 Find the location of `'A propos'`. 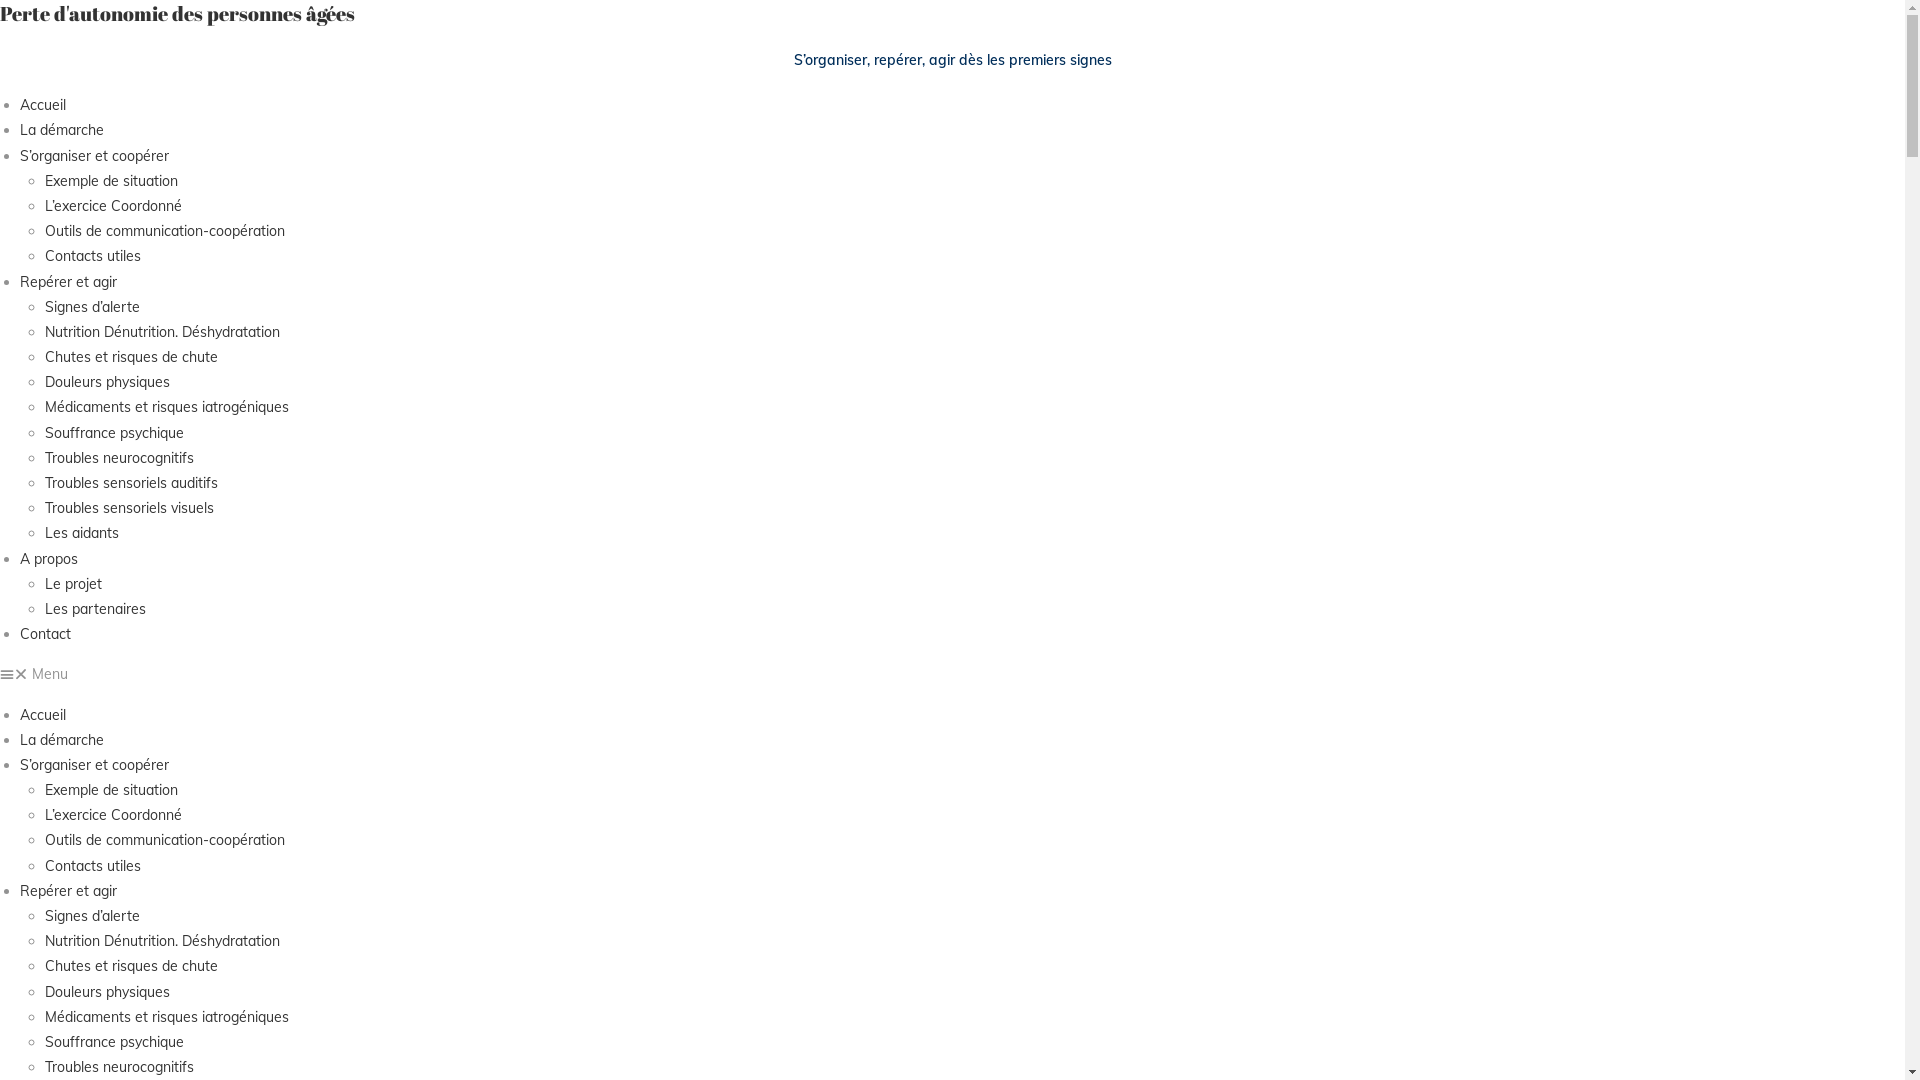

'A propos' is located at coordinates (48, 559).